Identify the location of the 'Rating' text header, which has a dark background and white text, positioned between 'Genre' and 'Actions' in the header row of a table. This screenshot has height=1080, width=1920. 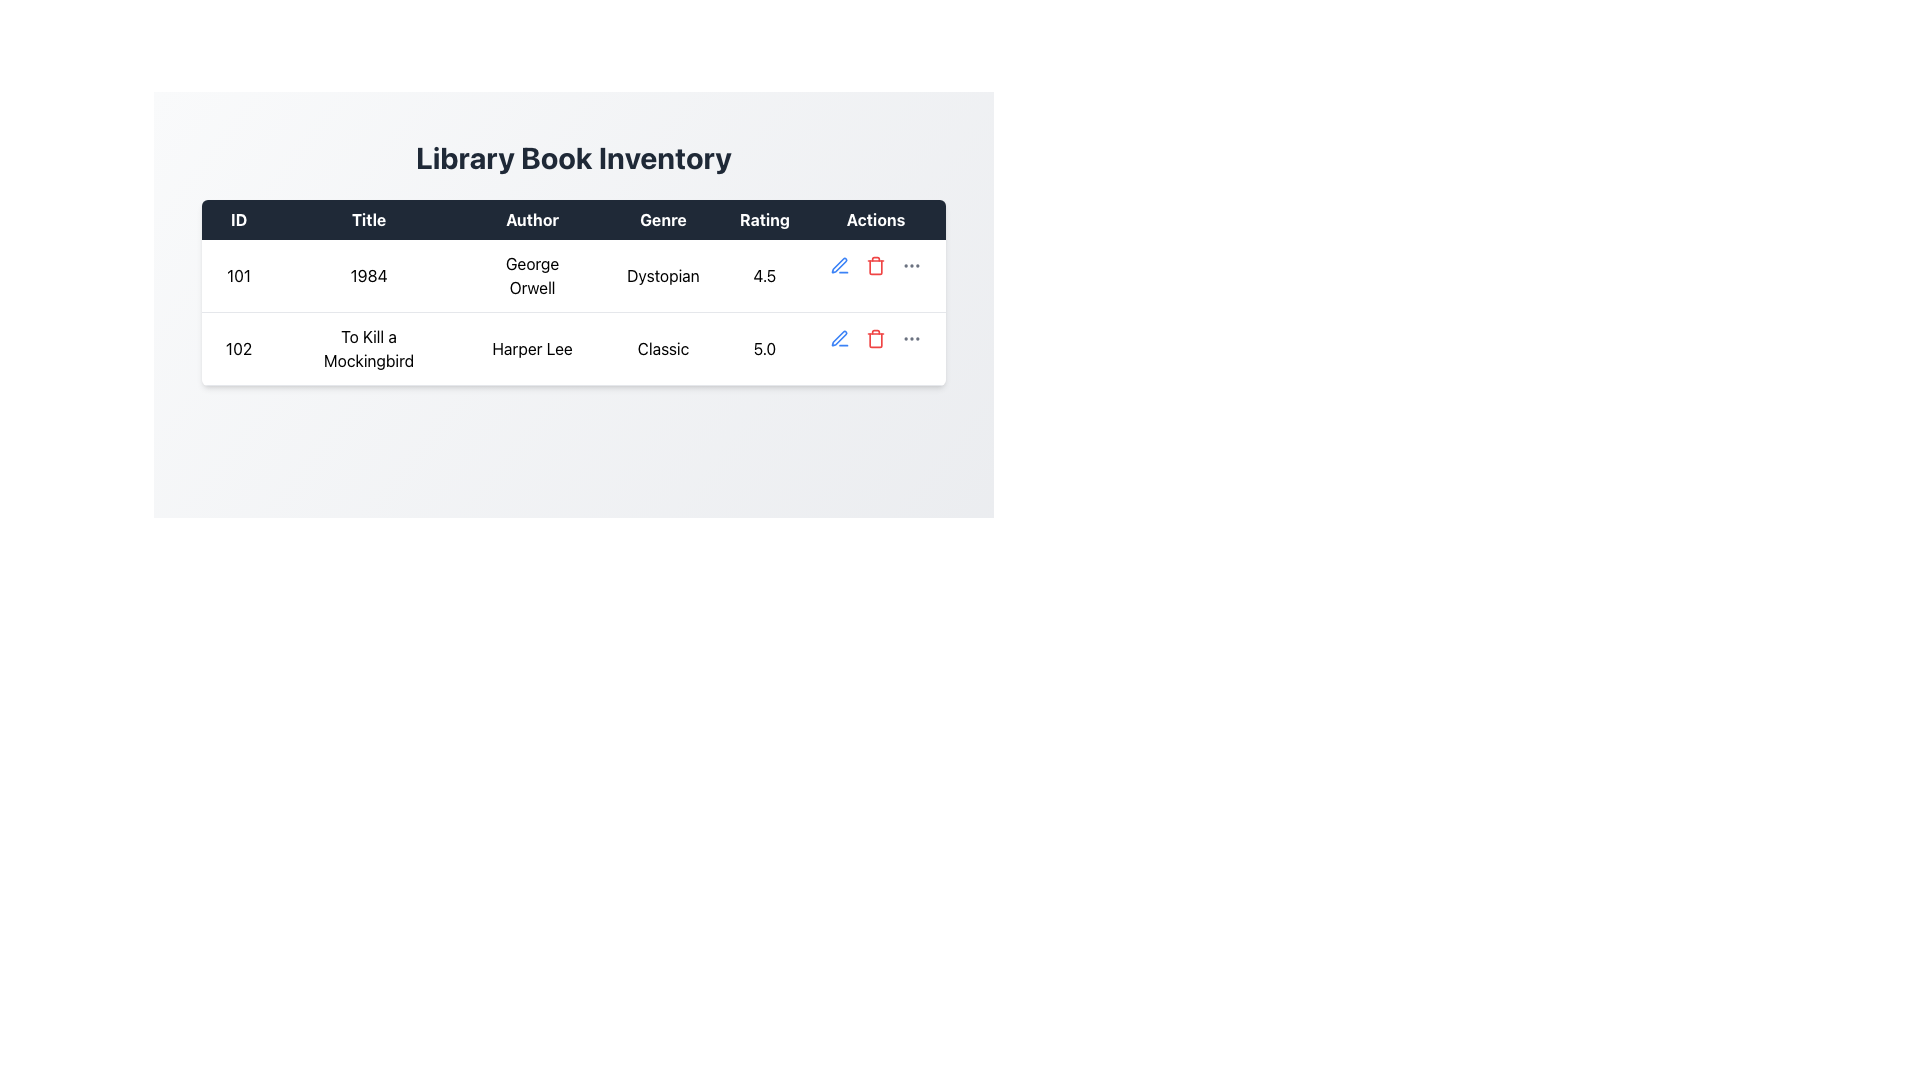
(763, 219).